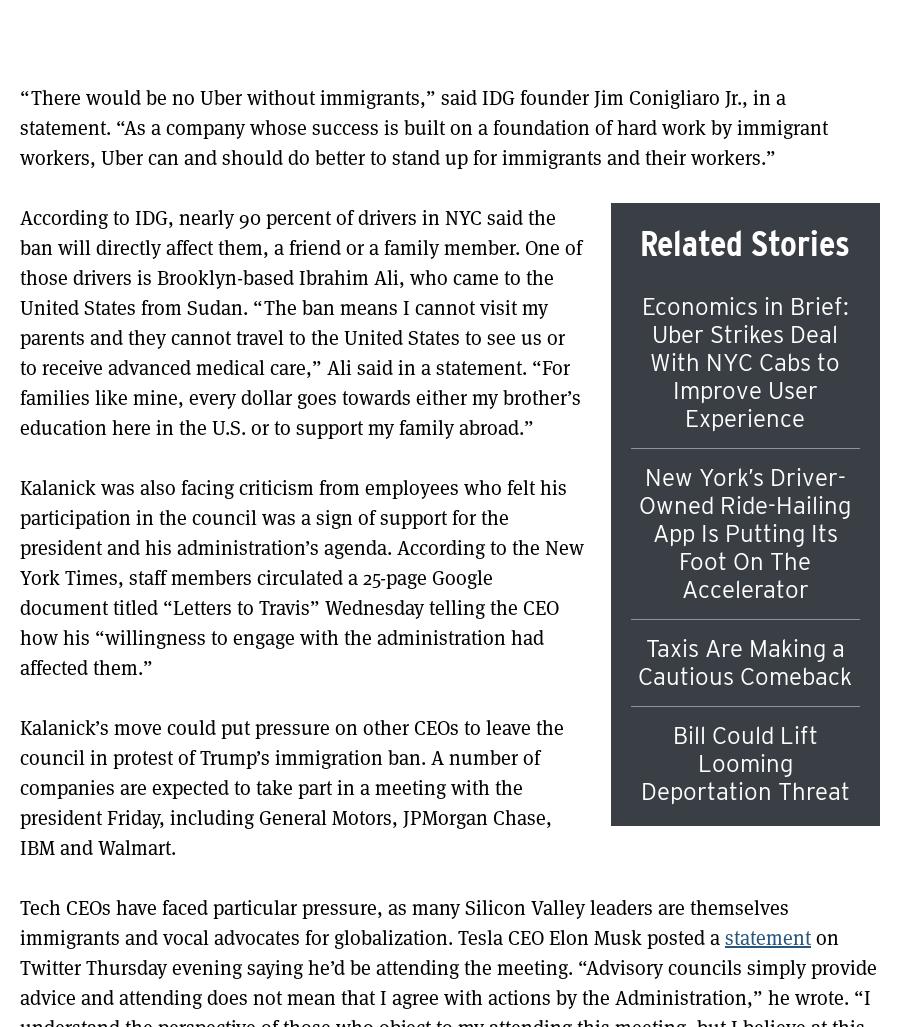 The width and height of the screenshot is (900, 1027). Describe the element at coordinates (744, 242) in the screenshot. I see `'Related Stories'` at that location.